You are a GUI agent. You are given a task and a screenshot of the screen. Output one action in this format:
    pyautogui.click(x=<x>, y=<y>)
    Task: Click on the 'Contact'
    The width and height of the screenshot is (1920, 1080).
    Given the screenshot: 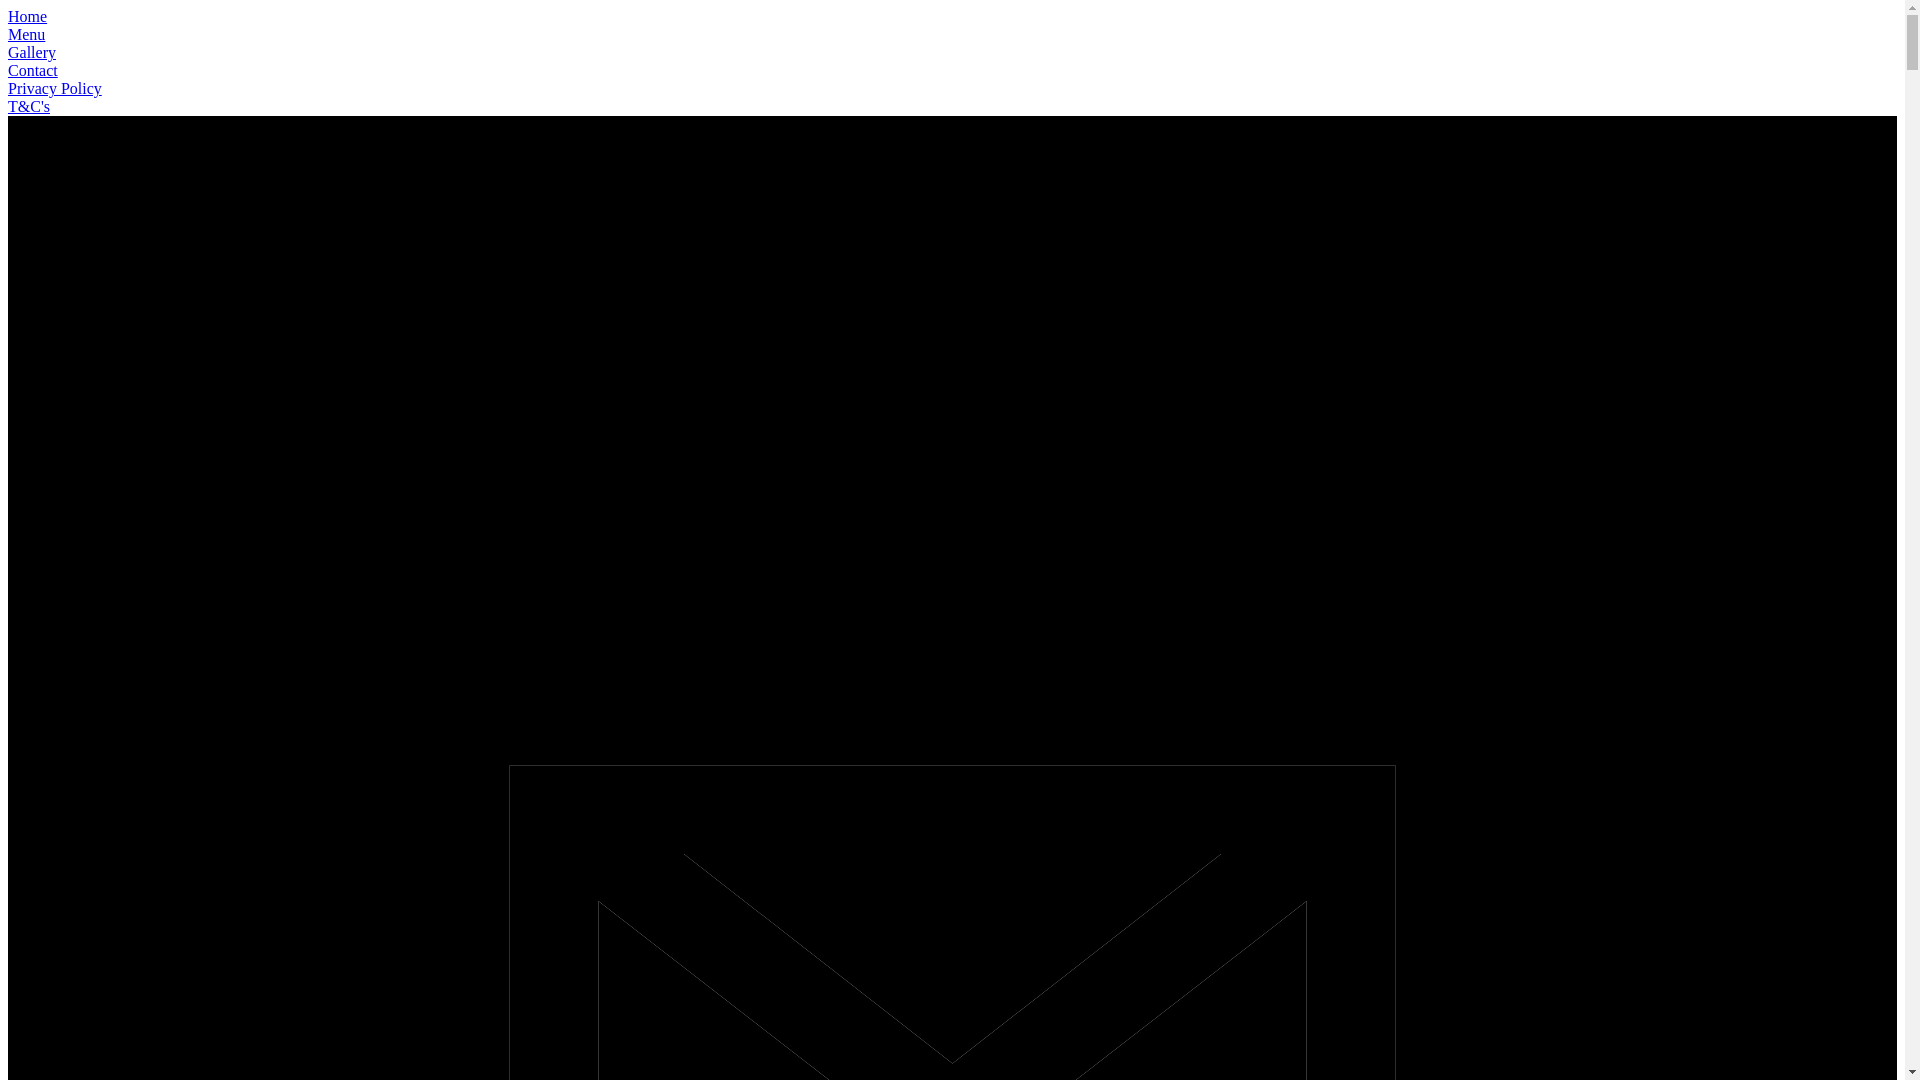 What is the action you would take?
    pyautogui.click(x=33, y=69)
    